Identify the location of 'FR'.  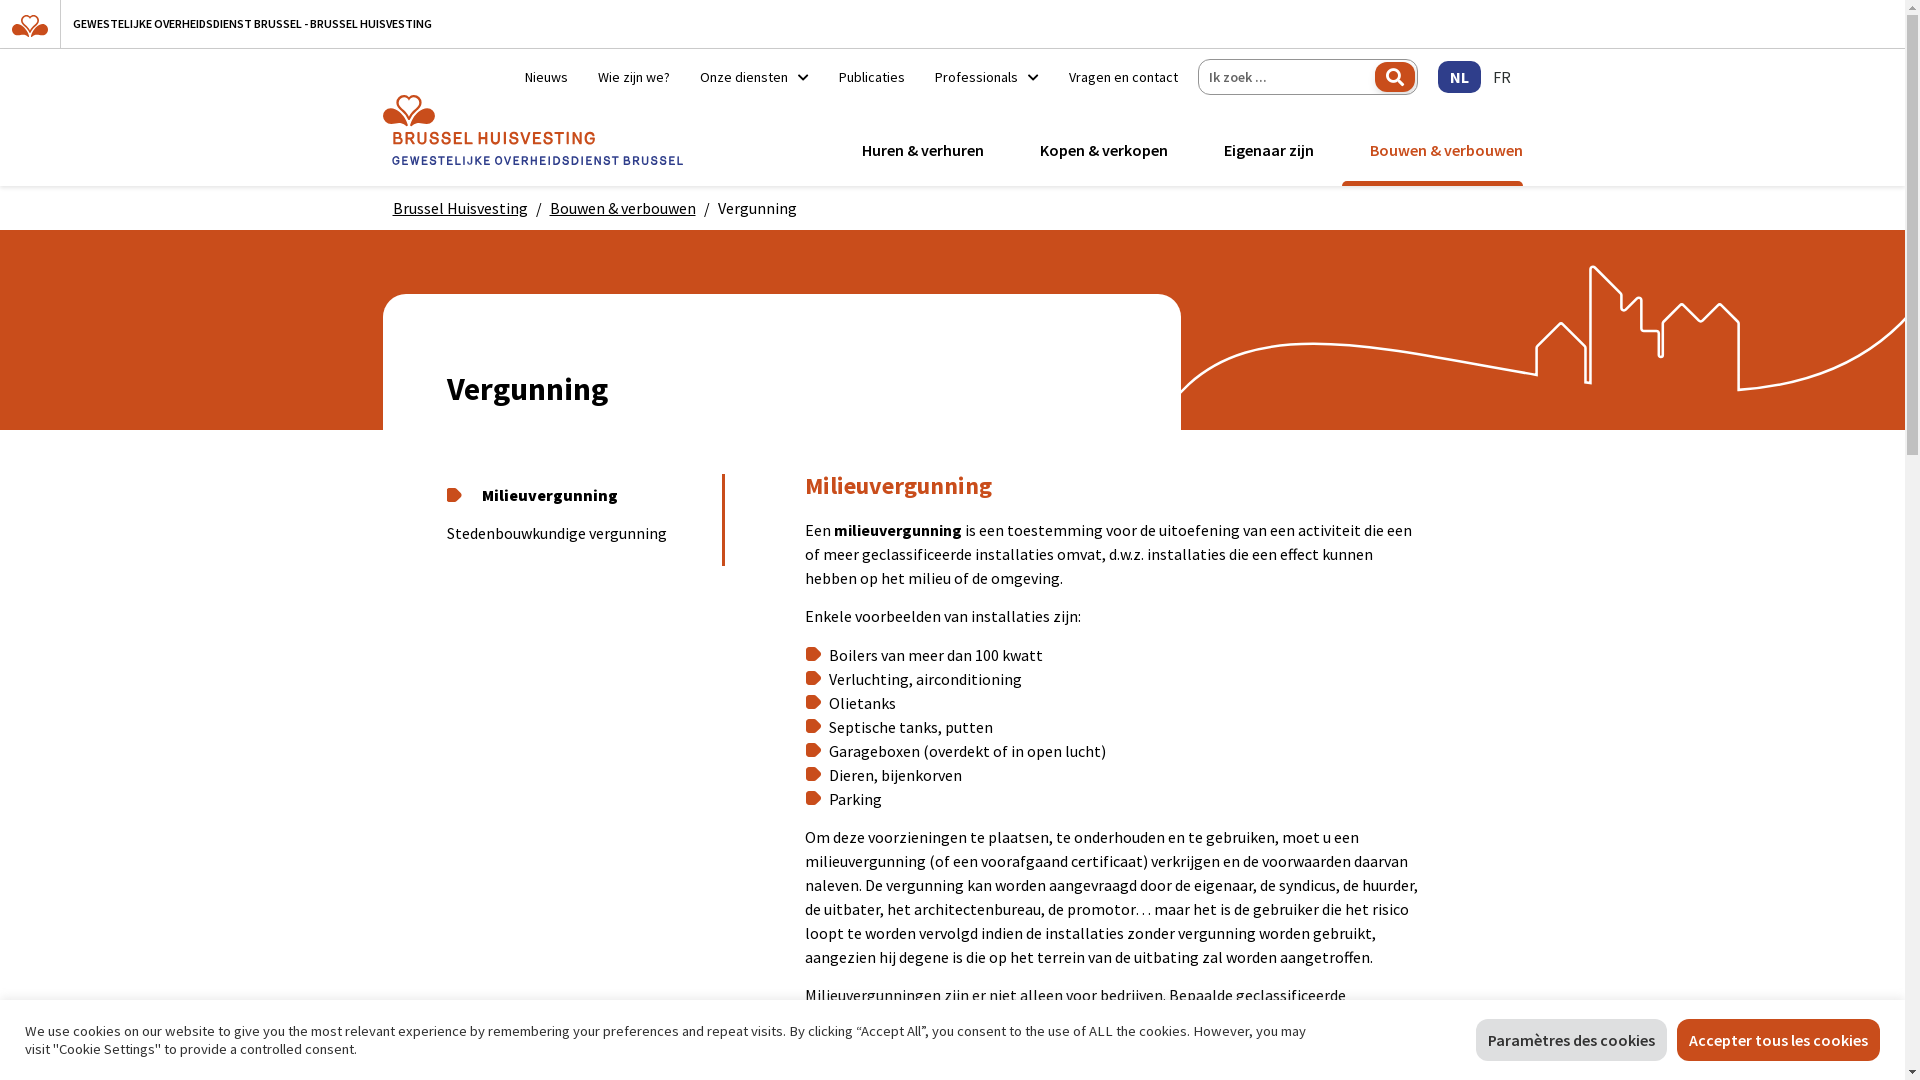
(1501, 76).